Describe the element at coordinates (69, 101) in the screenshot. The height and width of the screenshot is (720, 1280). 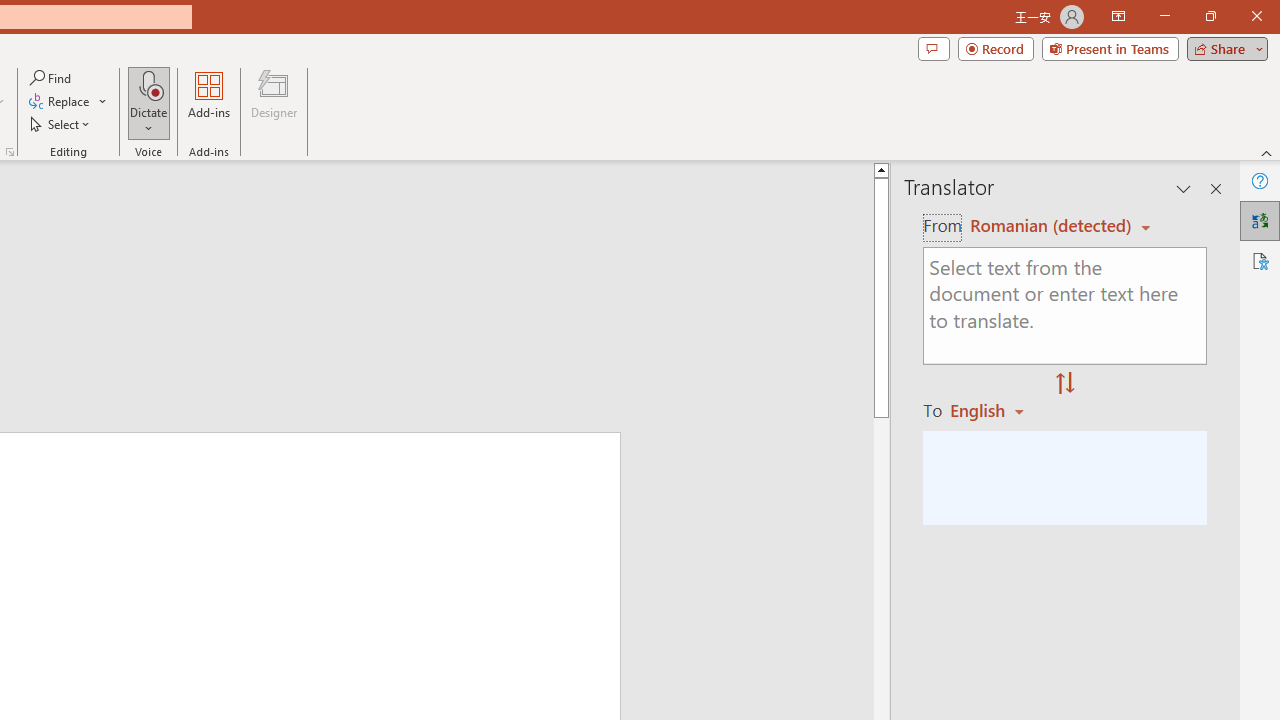
I see `'Replace...'` at that location.